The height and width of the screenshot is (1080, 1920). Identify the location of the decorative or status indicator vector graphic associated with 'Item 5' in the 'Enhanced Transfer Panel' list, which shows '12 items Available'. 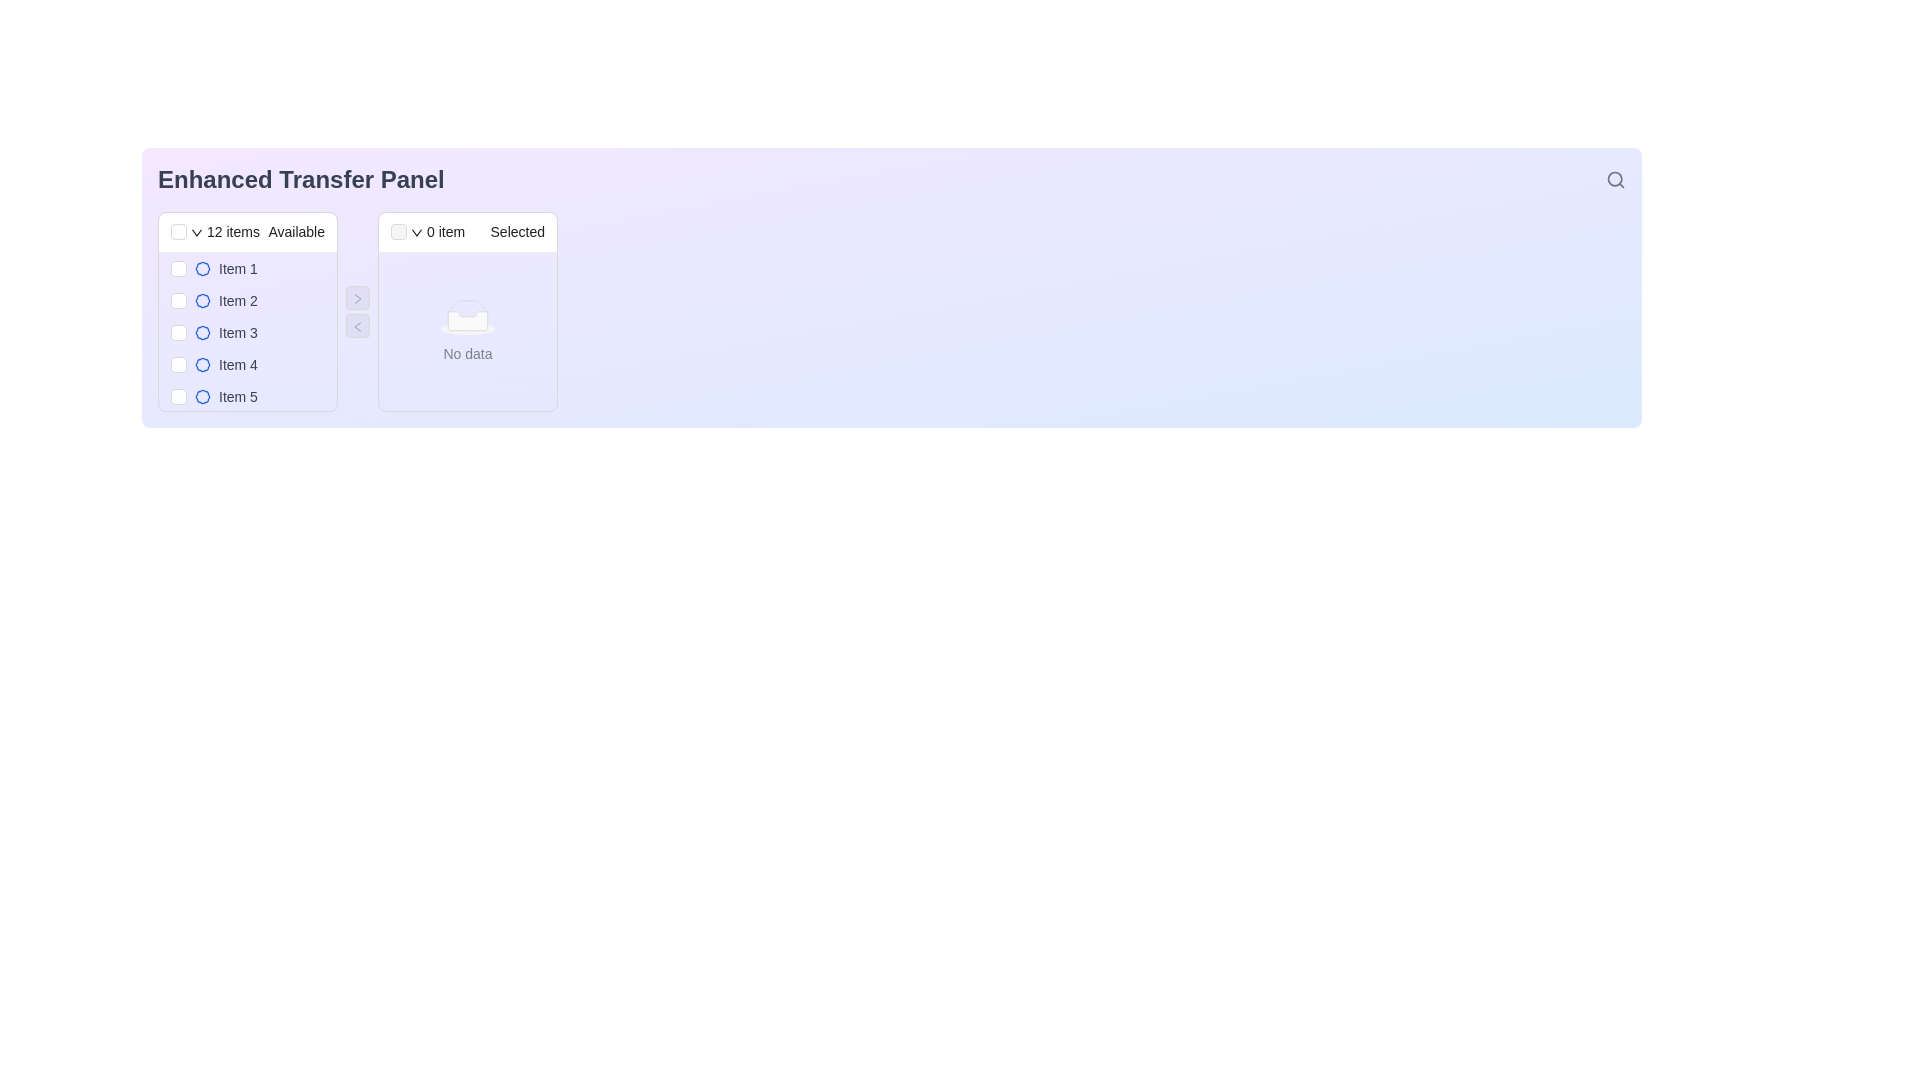
(202, 397).